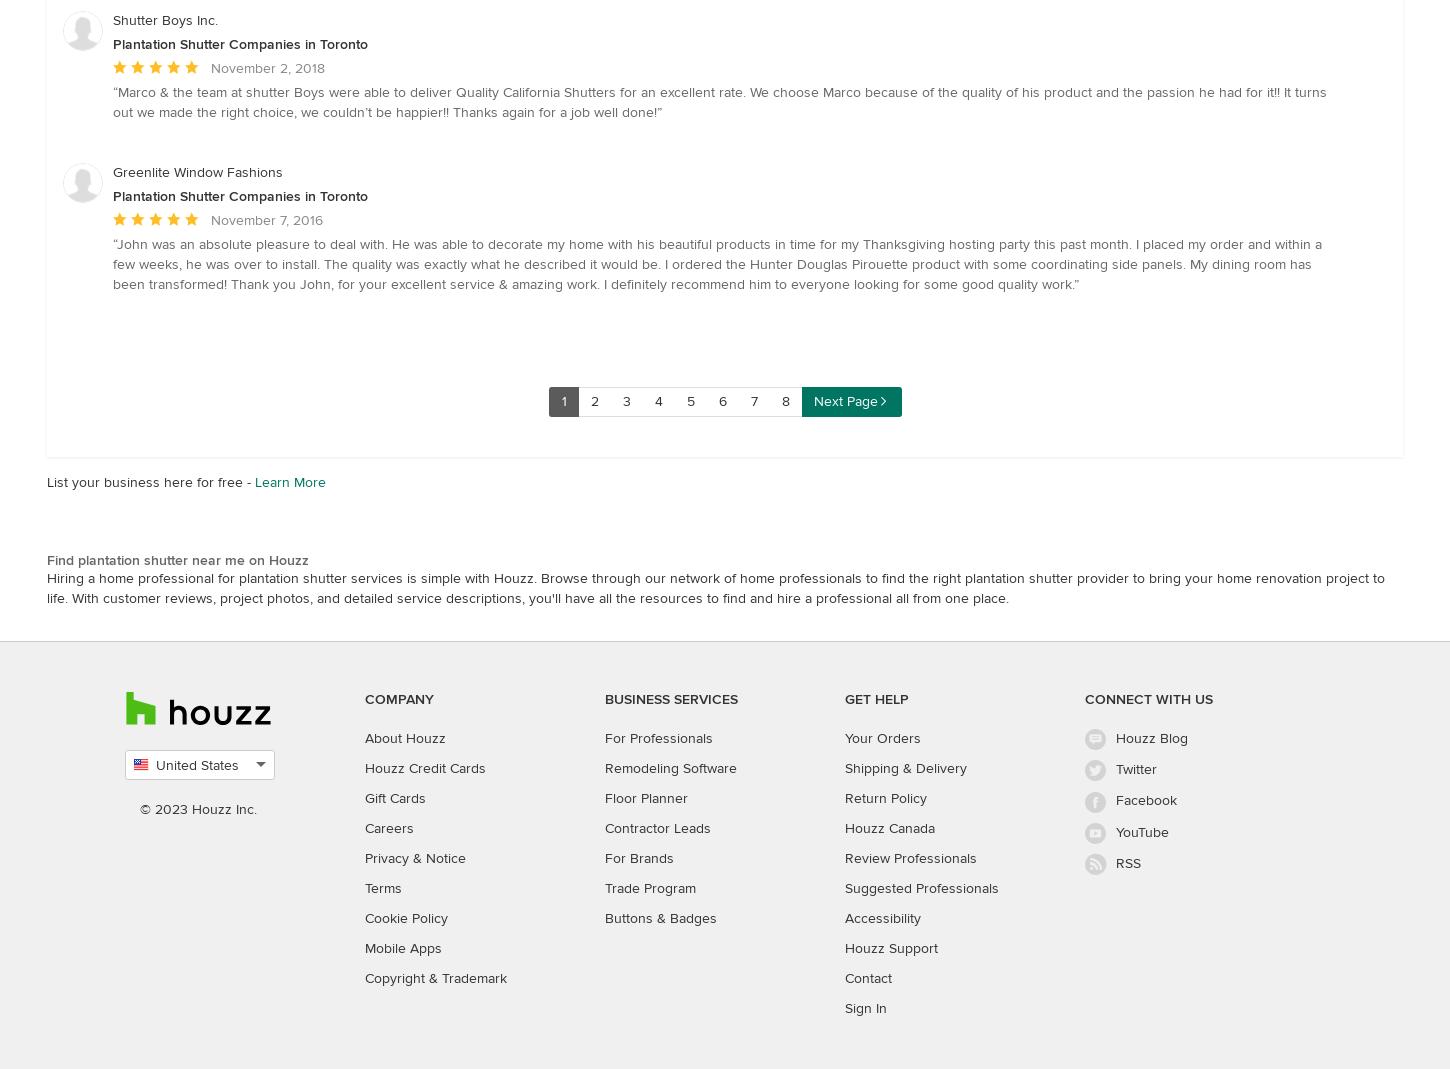  I want to click on 'Suggested Professionals', so click(921, 887).